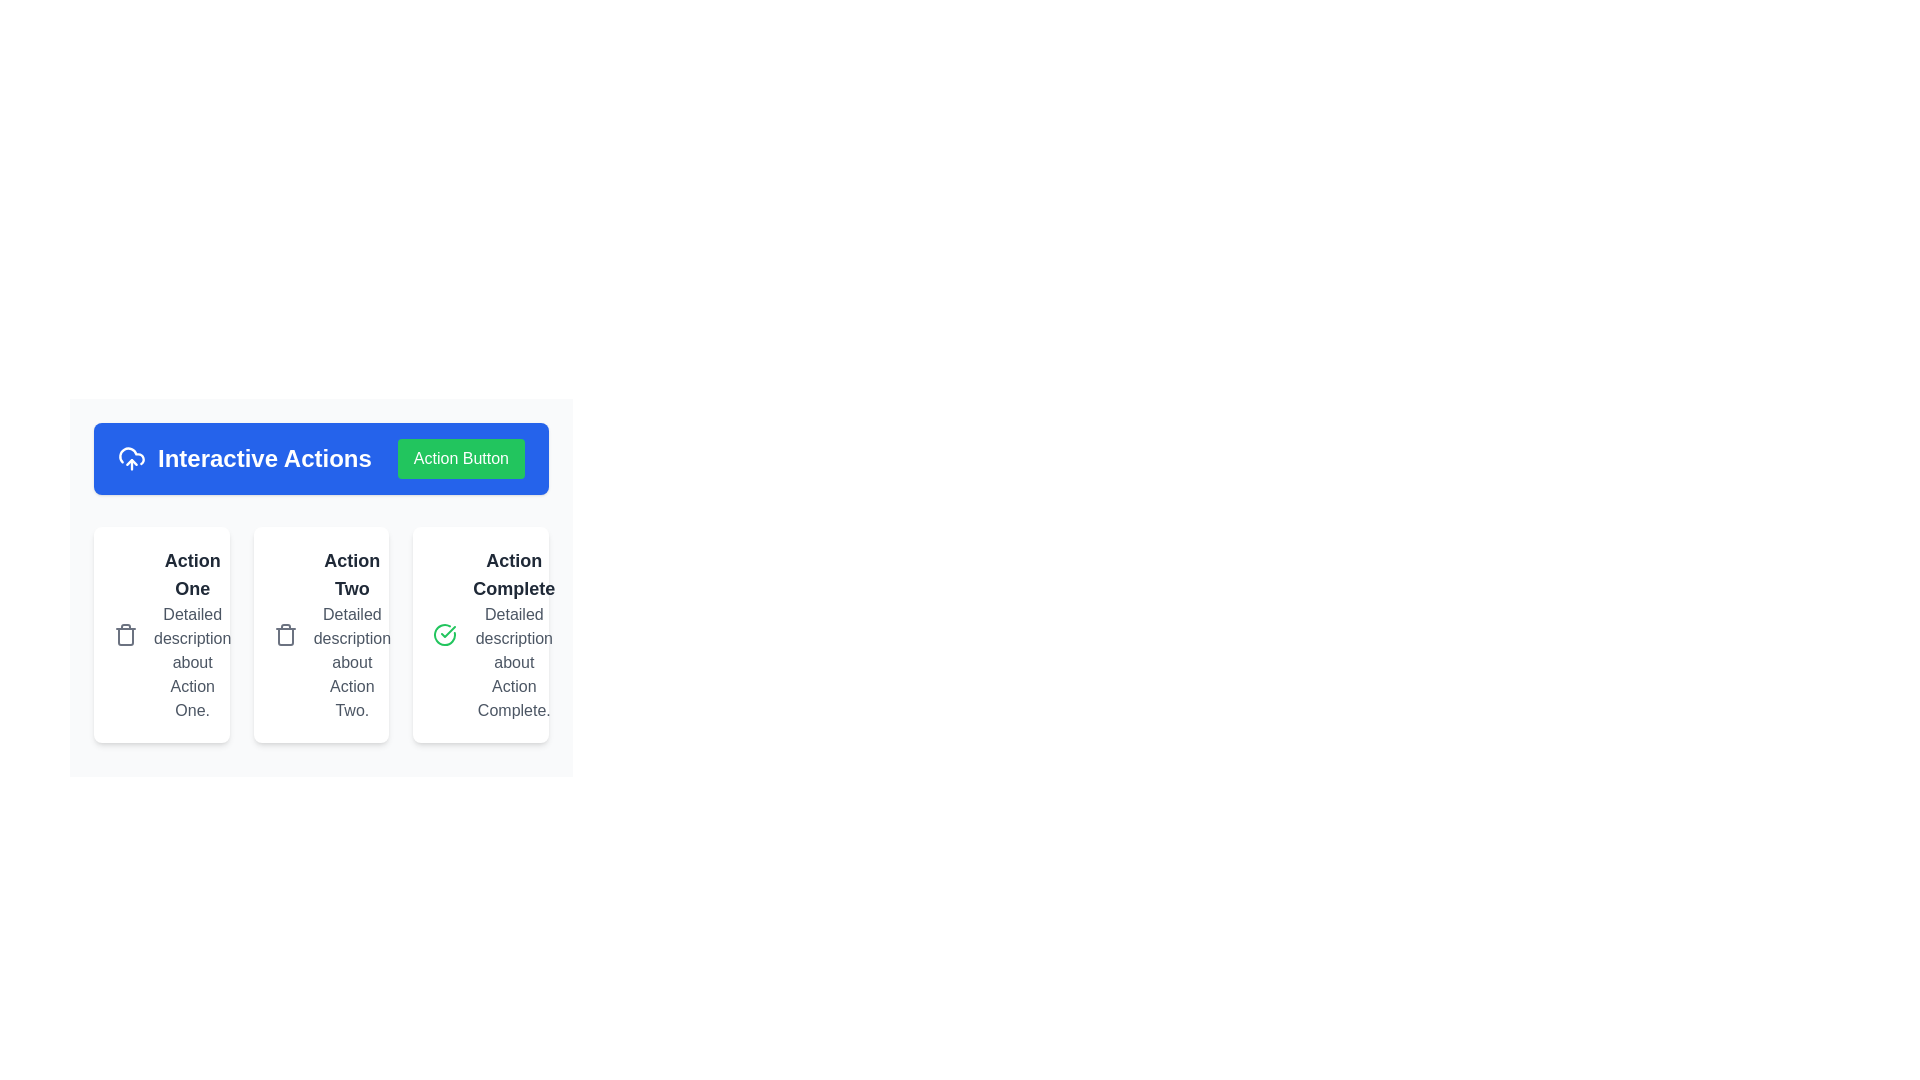 The height and width of the screenshot is (1080, 1920). What do you see at coordinates (514, 635) in the screenshot?
I see `the static informational text component titled 'Action Complete', which is the third card in a sequence of similar cards, styled with a bold title and detailed description` at bounding box center [514, 635].